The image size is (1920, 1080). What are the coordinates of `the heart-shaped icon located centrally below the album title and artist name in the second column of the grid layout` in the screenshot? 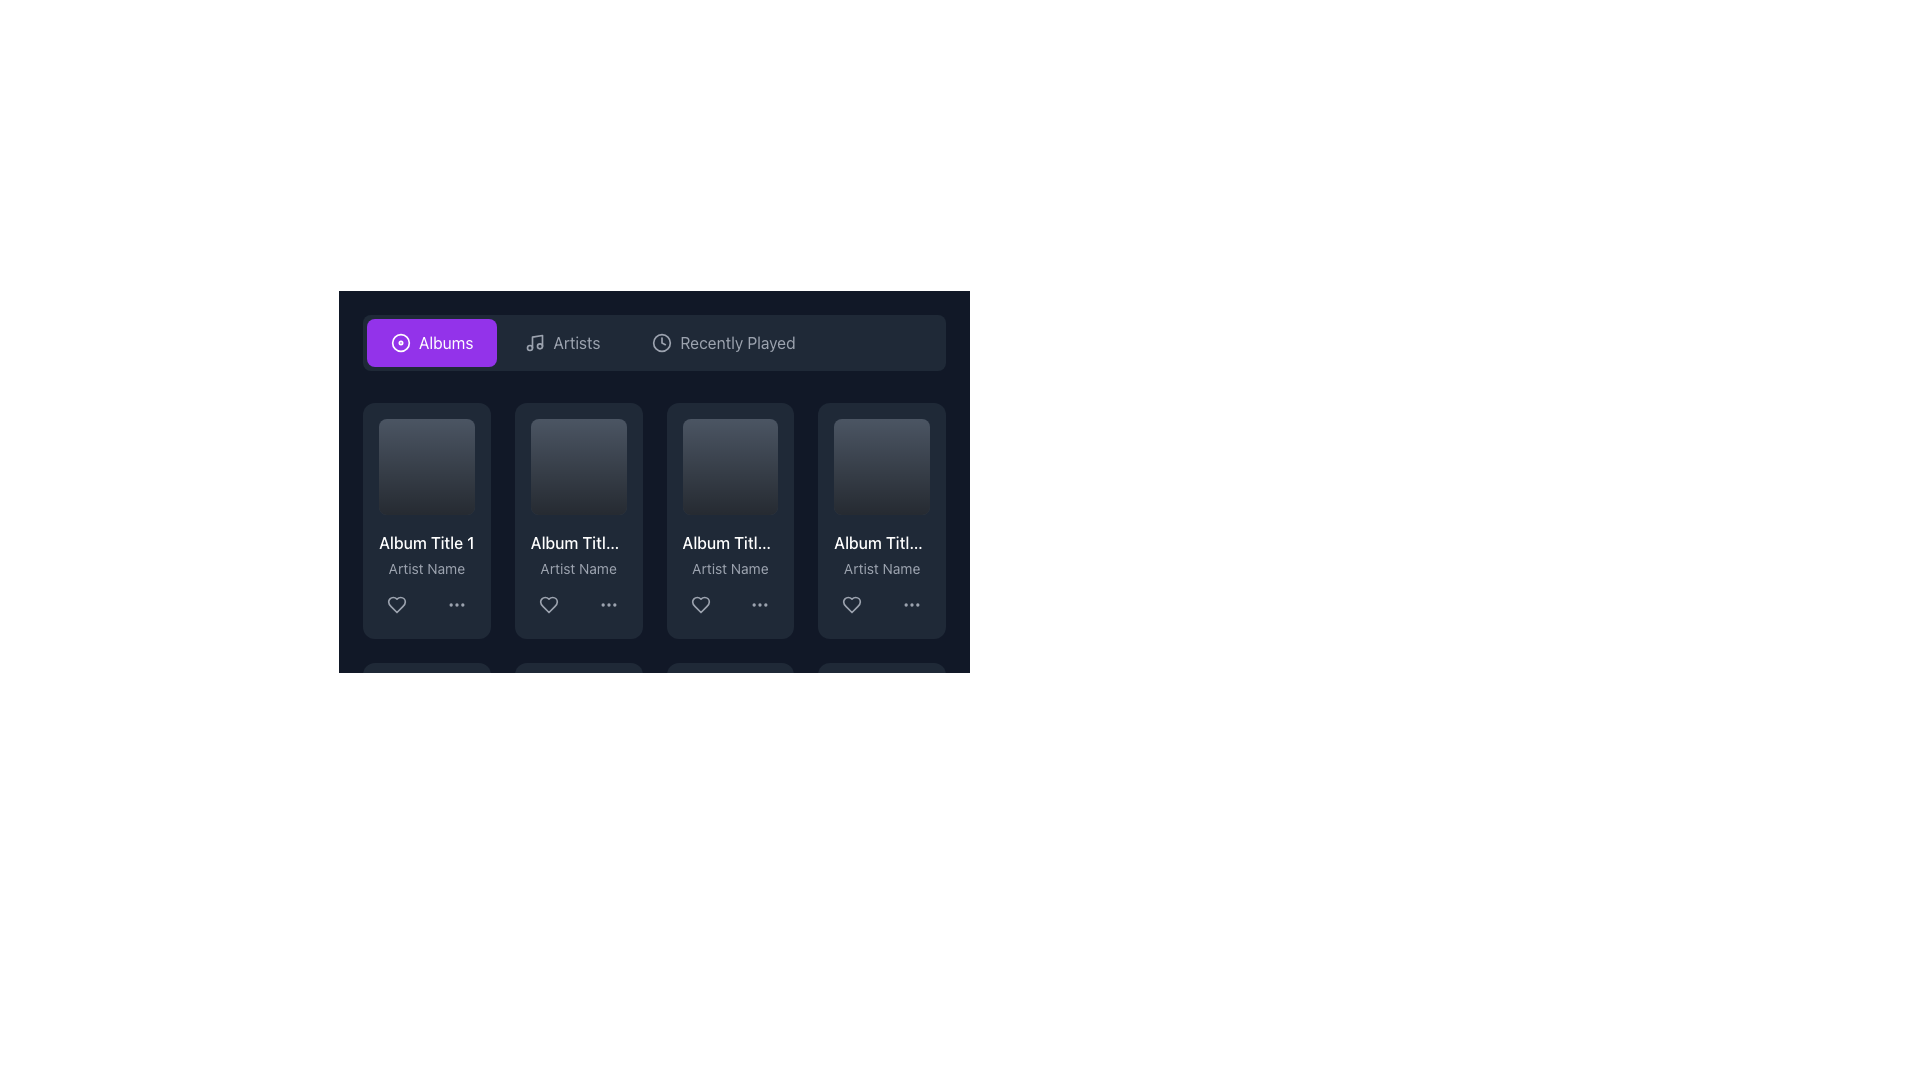 It's located at (548, 603).